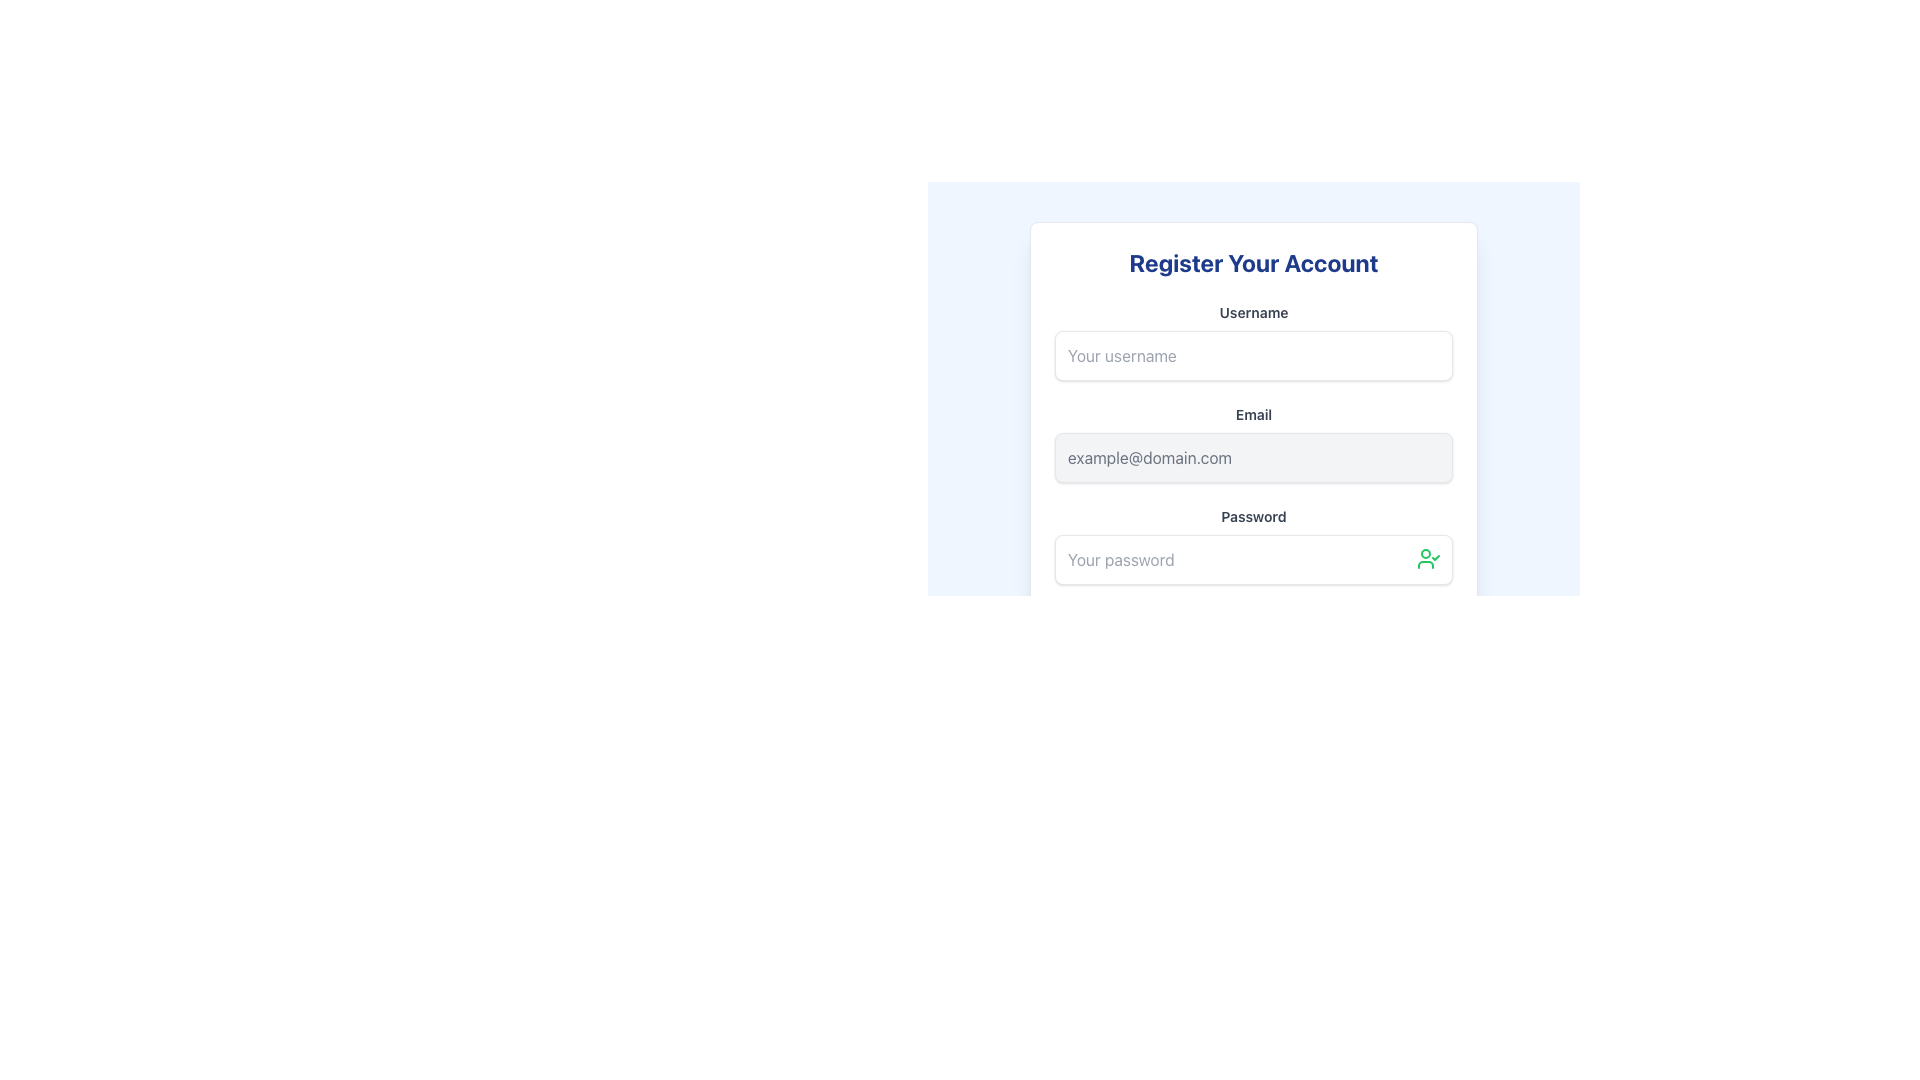  Describe the element at coordinates (1428, 559) in the screenshot. I see `the verification button with a user and checkmark icon located in the top-right area of the password input field on the registration form` at that location.